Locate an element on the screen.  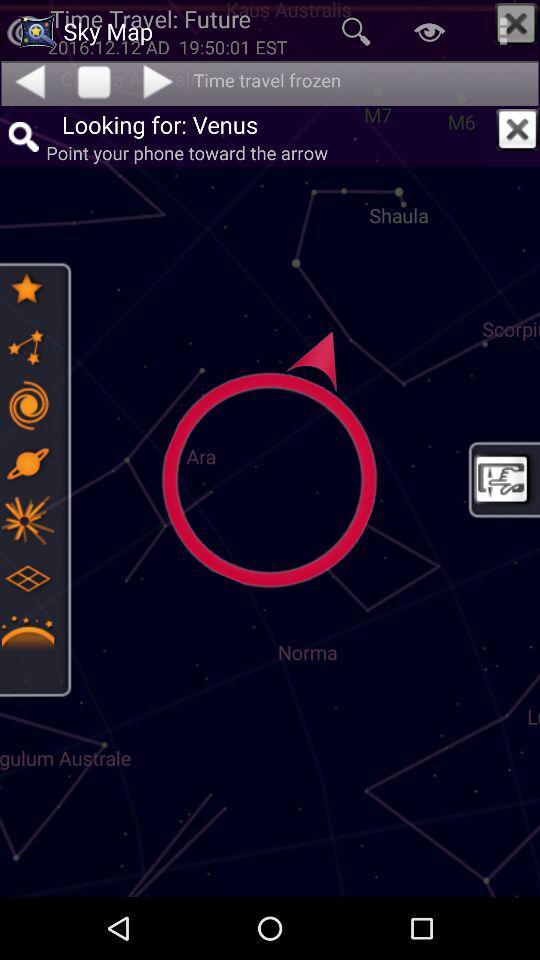
the national_flag icon is located at coordinates (26, 519).